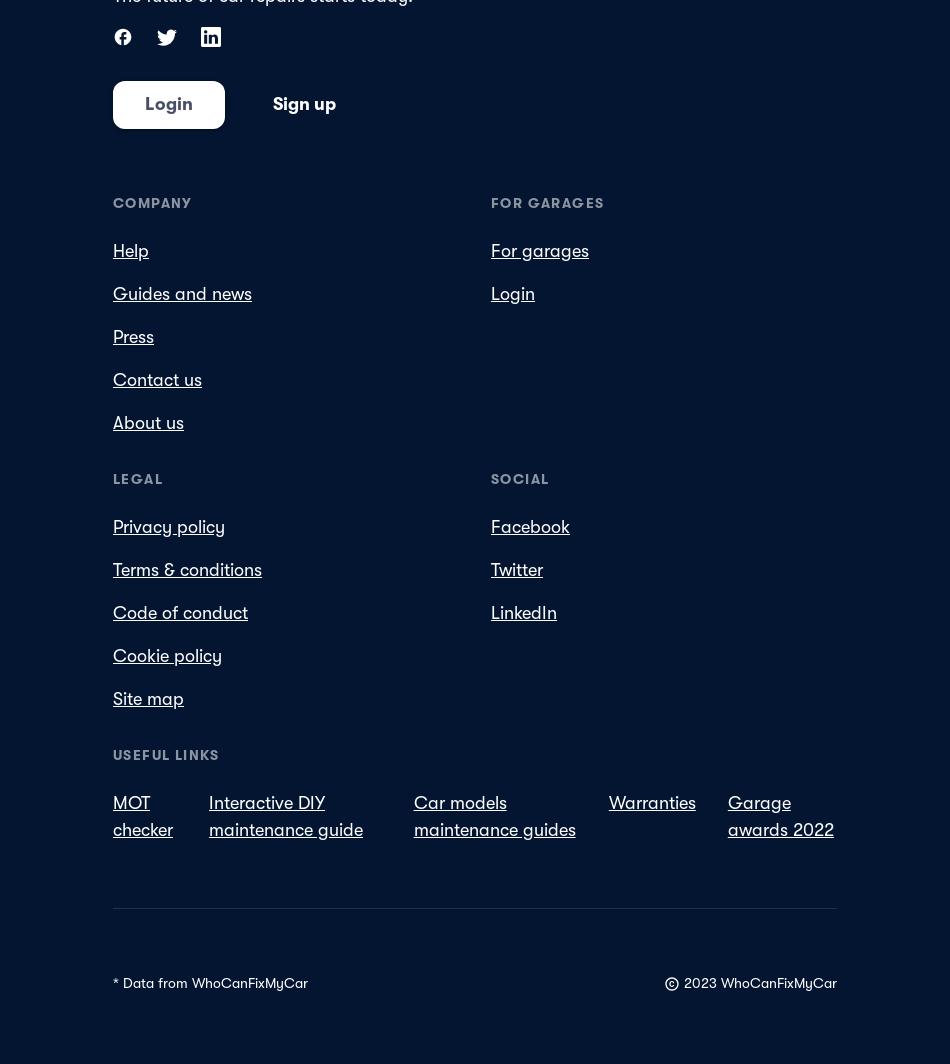 The image size is (950, 1064). Describe the element at coordinates (167, 654) in the screenshot. I see `'Cookie policy'` at that location.